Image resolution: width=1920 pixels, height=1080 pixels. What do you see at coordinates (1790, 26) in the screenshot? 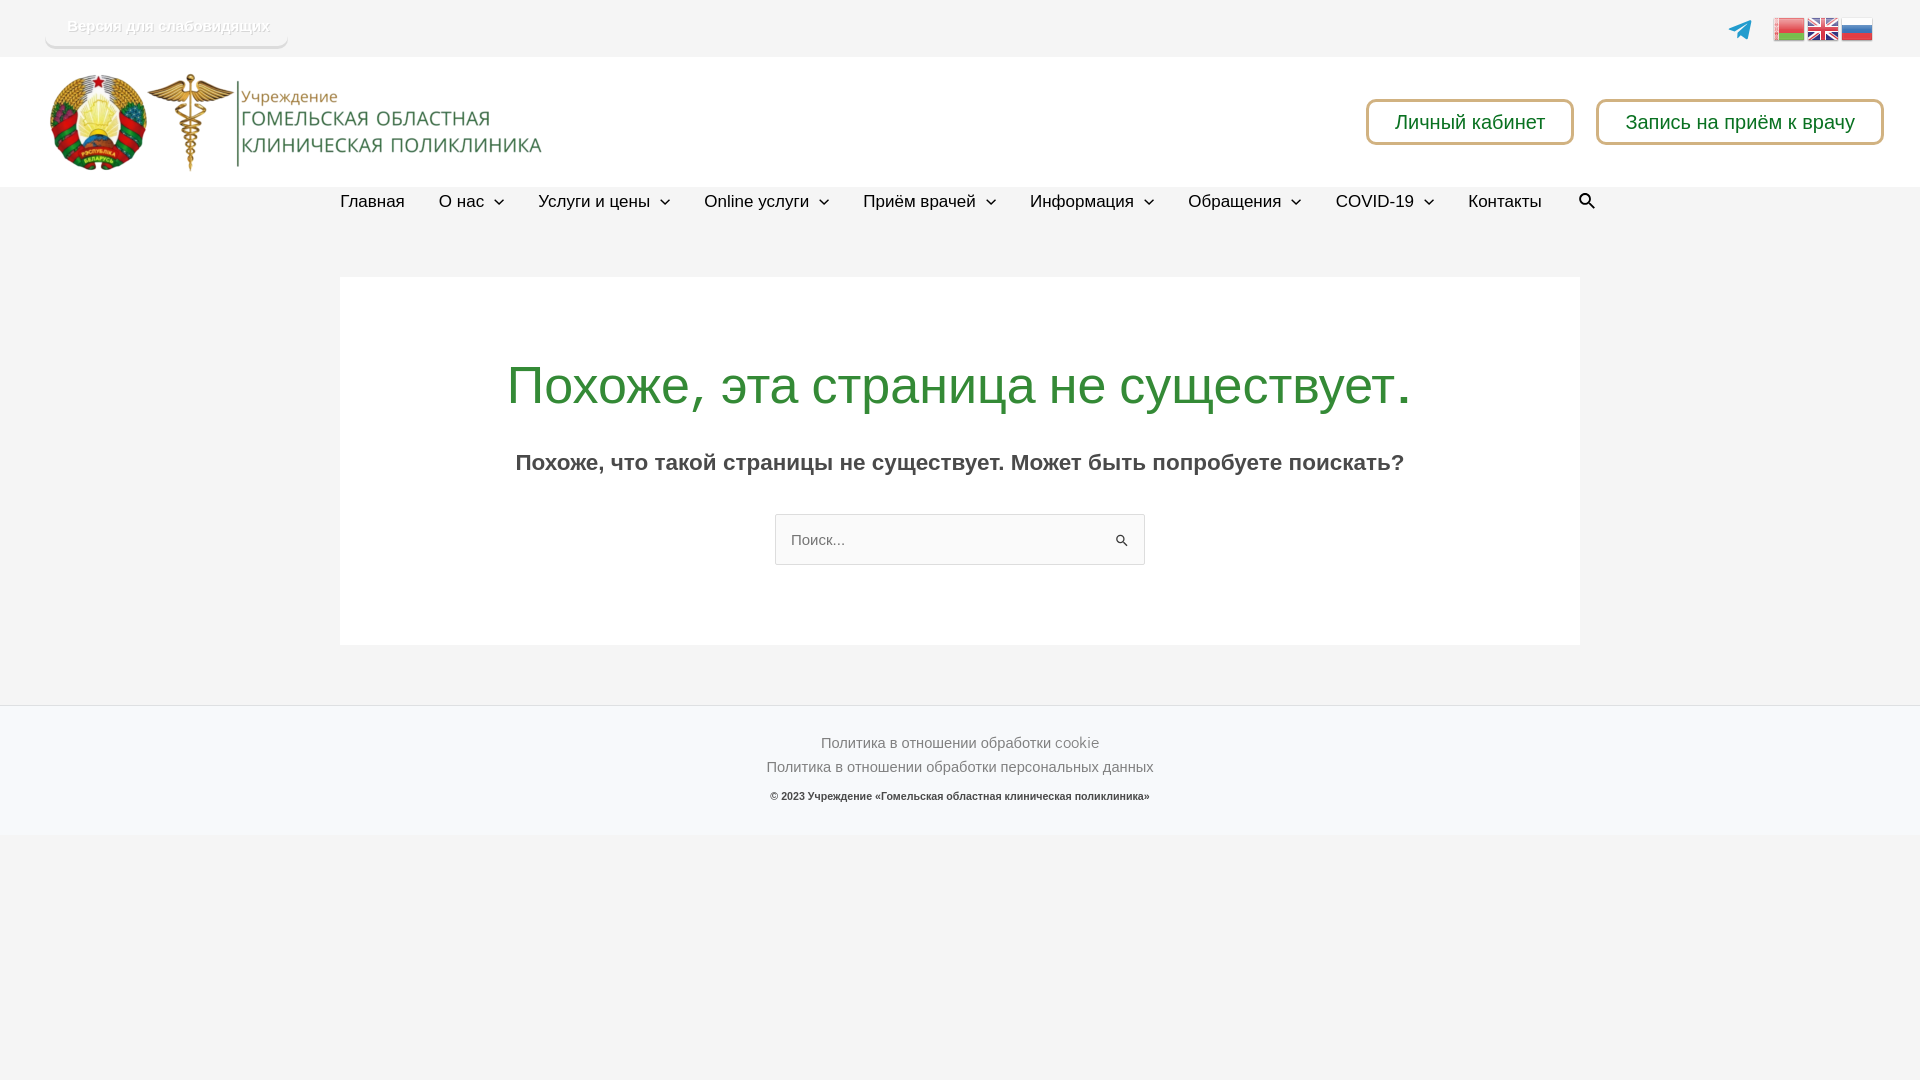
I see `'Belarusian'` at bounding box center [1790, 26].